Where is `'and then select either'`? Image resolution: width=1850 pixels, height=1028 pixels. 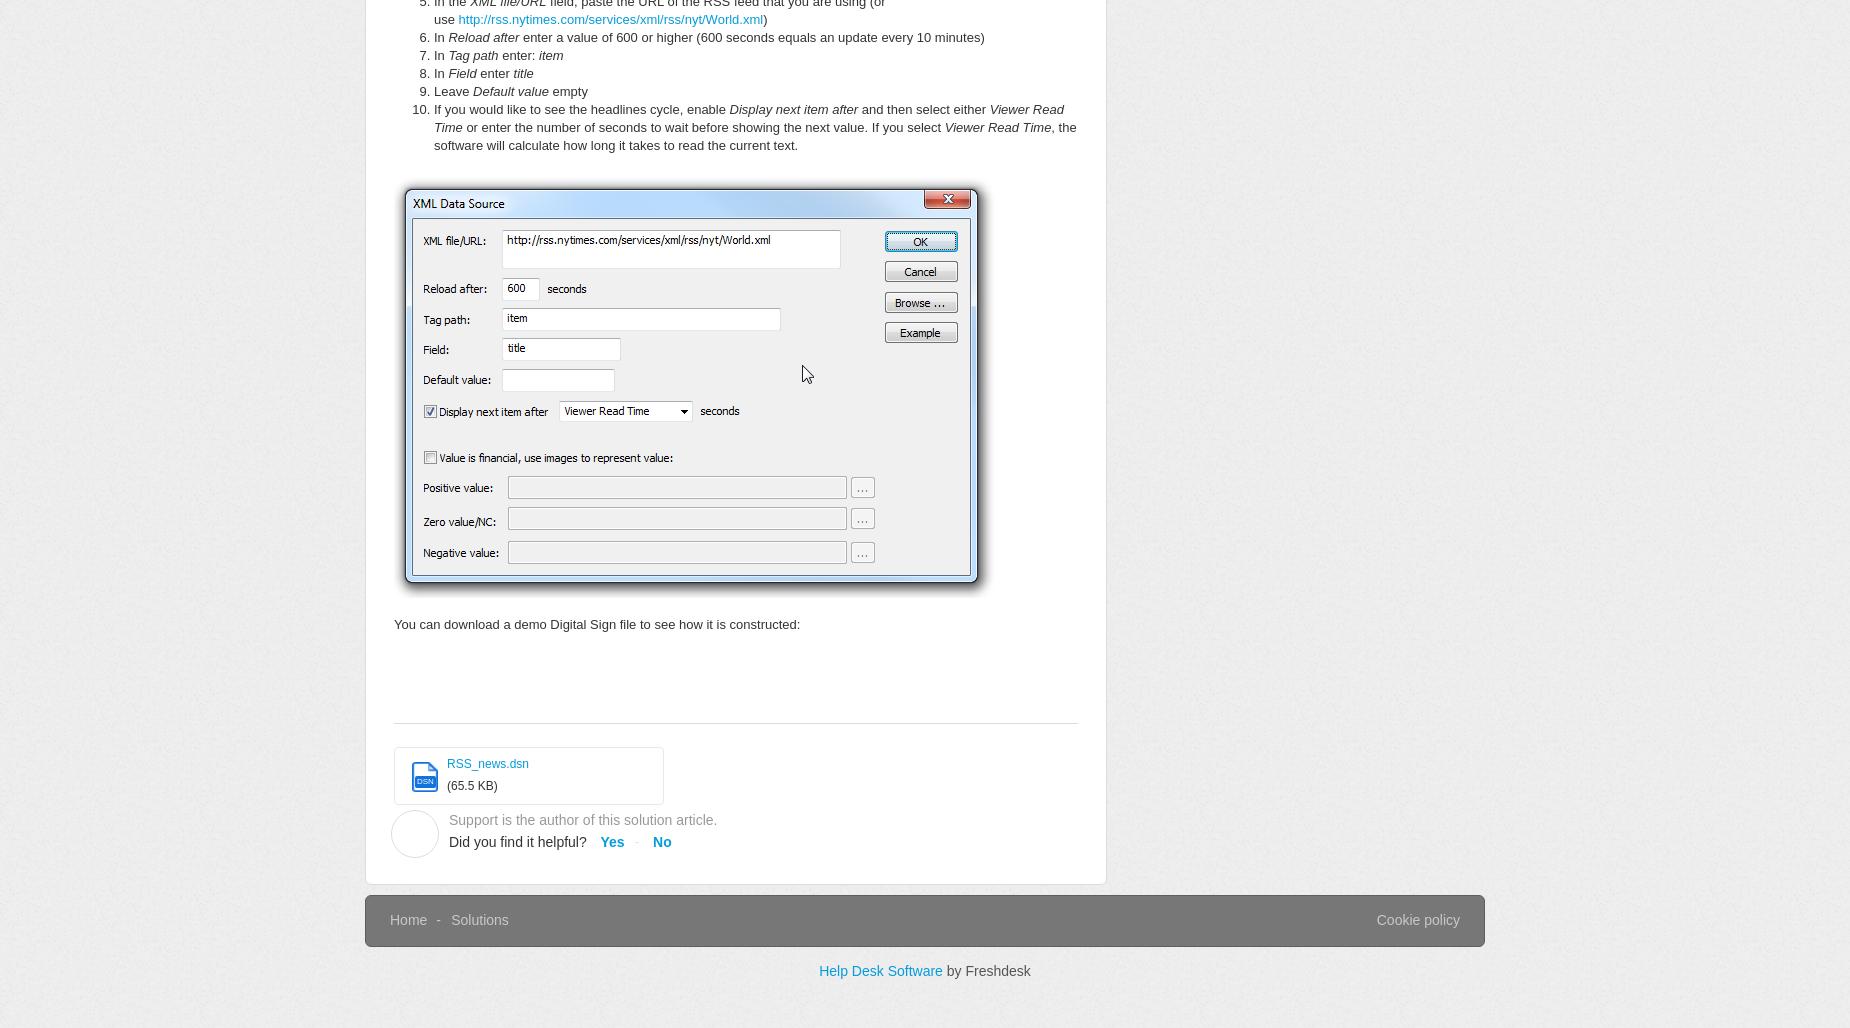
'and then select either' is located at coordinates (925, 108).